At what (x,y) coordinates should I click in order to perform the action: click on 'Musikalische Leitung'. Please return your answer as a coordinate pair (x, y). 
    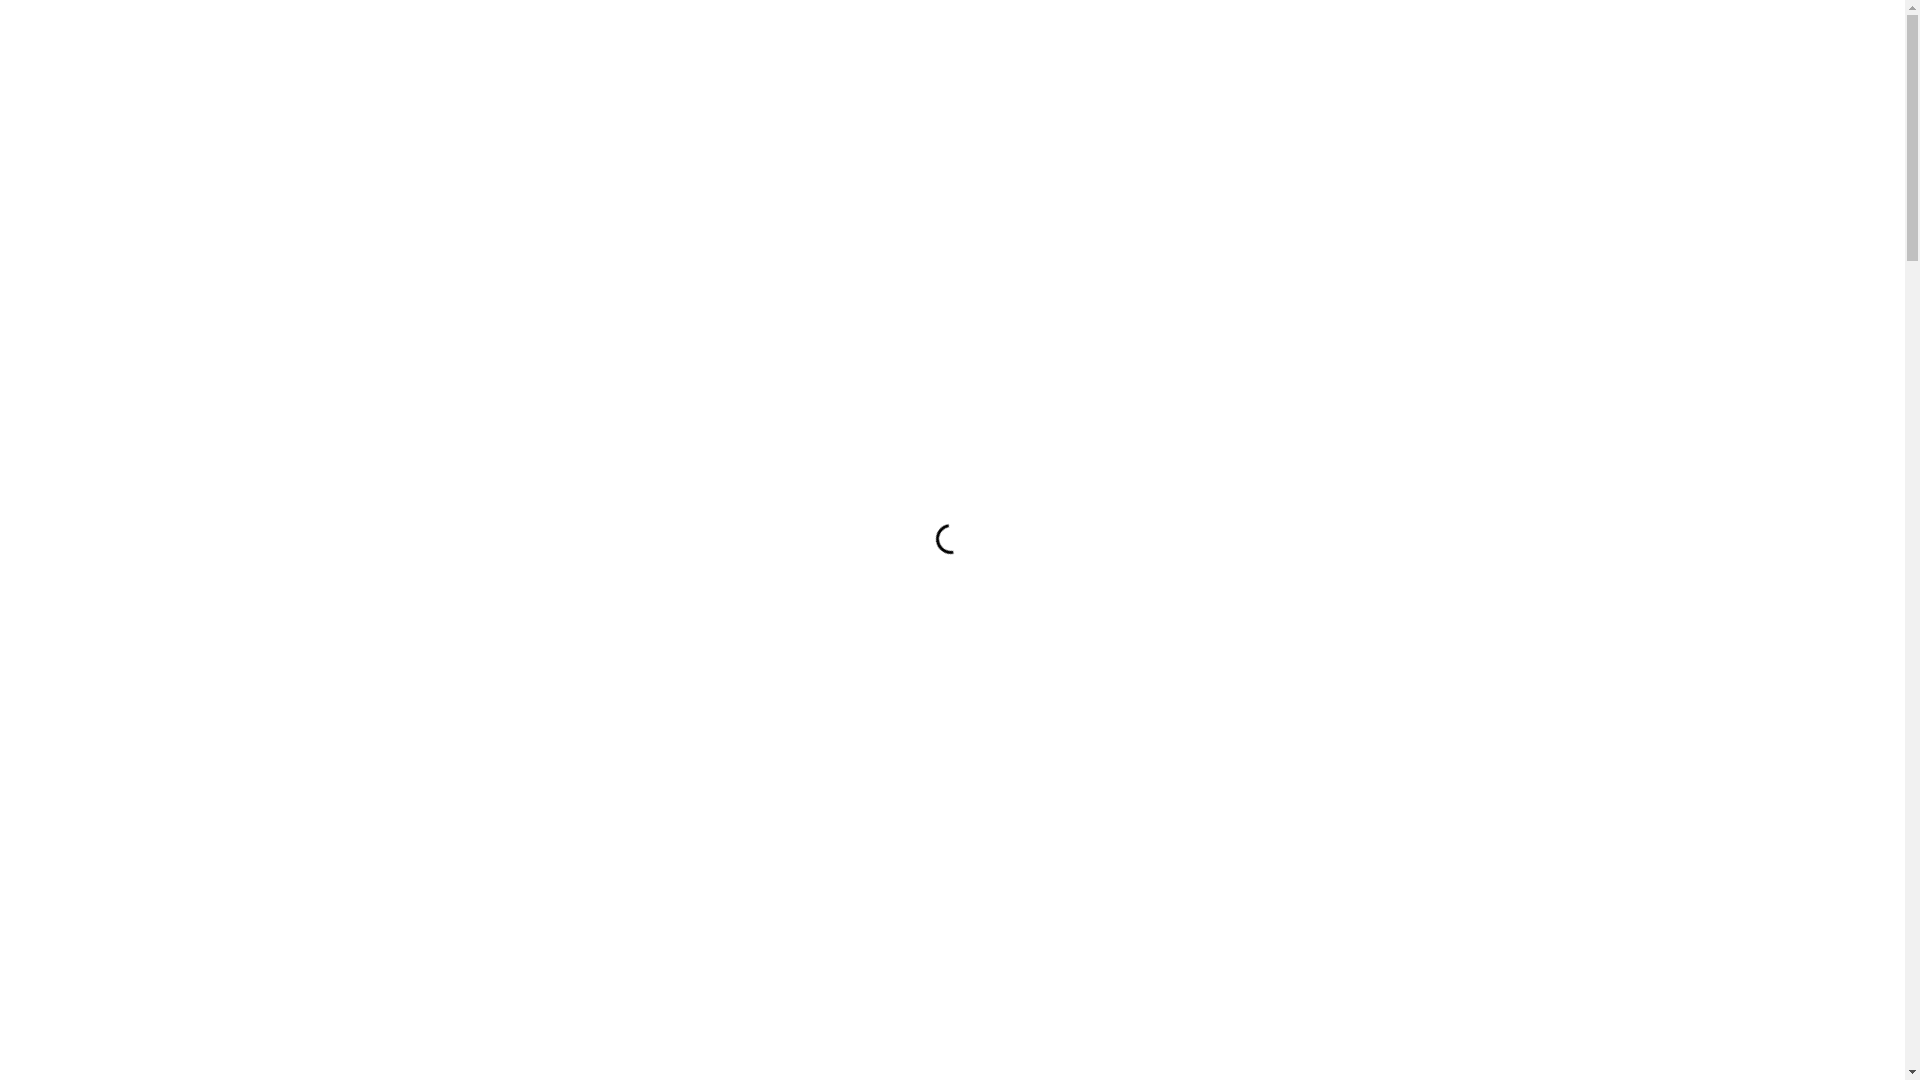
    Looking at the image, I should click on (89, 114).